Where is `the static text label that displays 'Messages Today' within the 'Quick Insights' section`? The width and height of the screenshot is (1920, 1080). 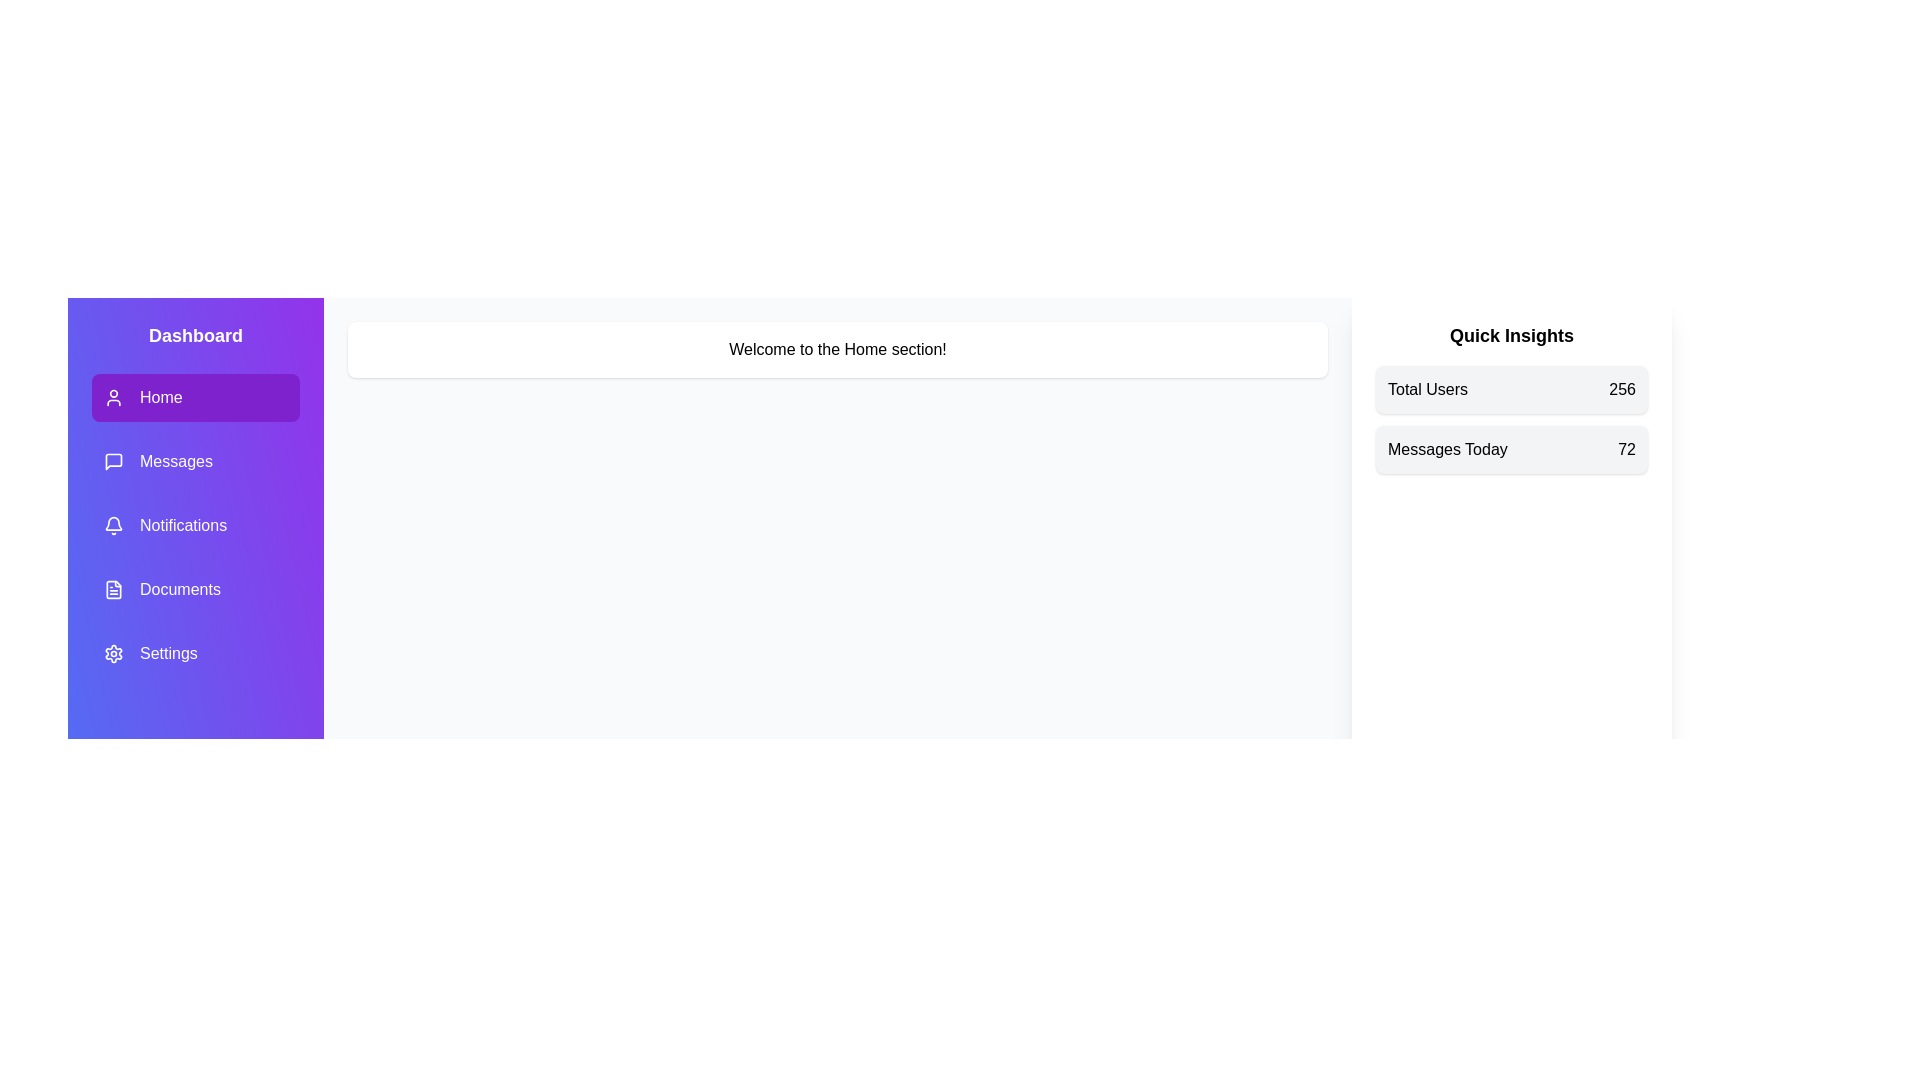
the static text label that displays 'Messages Today' within the 'Quick Insights' section is located at coordinates (1447, 450).